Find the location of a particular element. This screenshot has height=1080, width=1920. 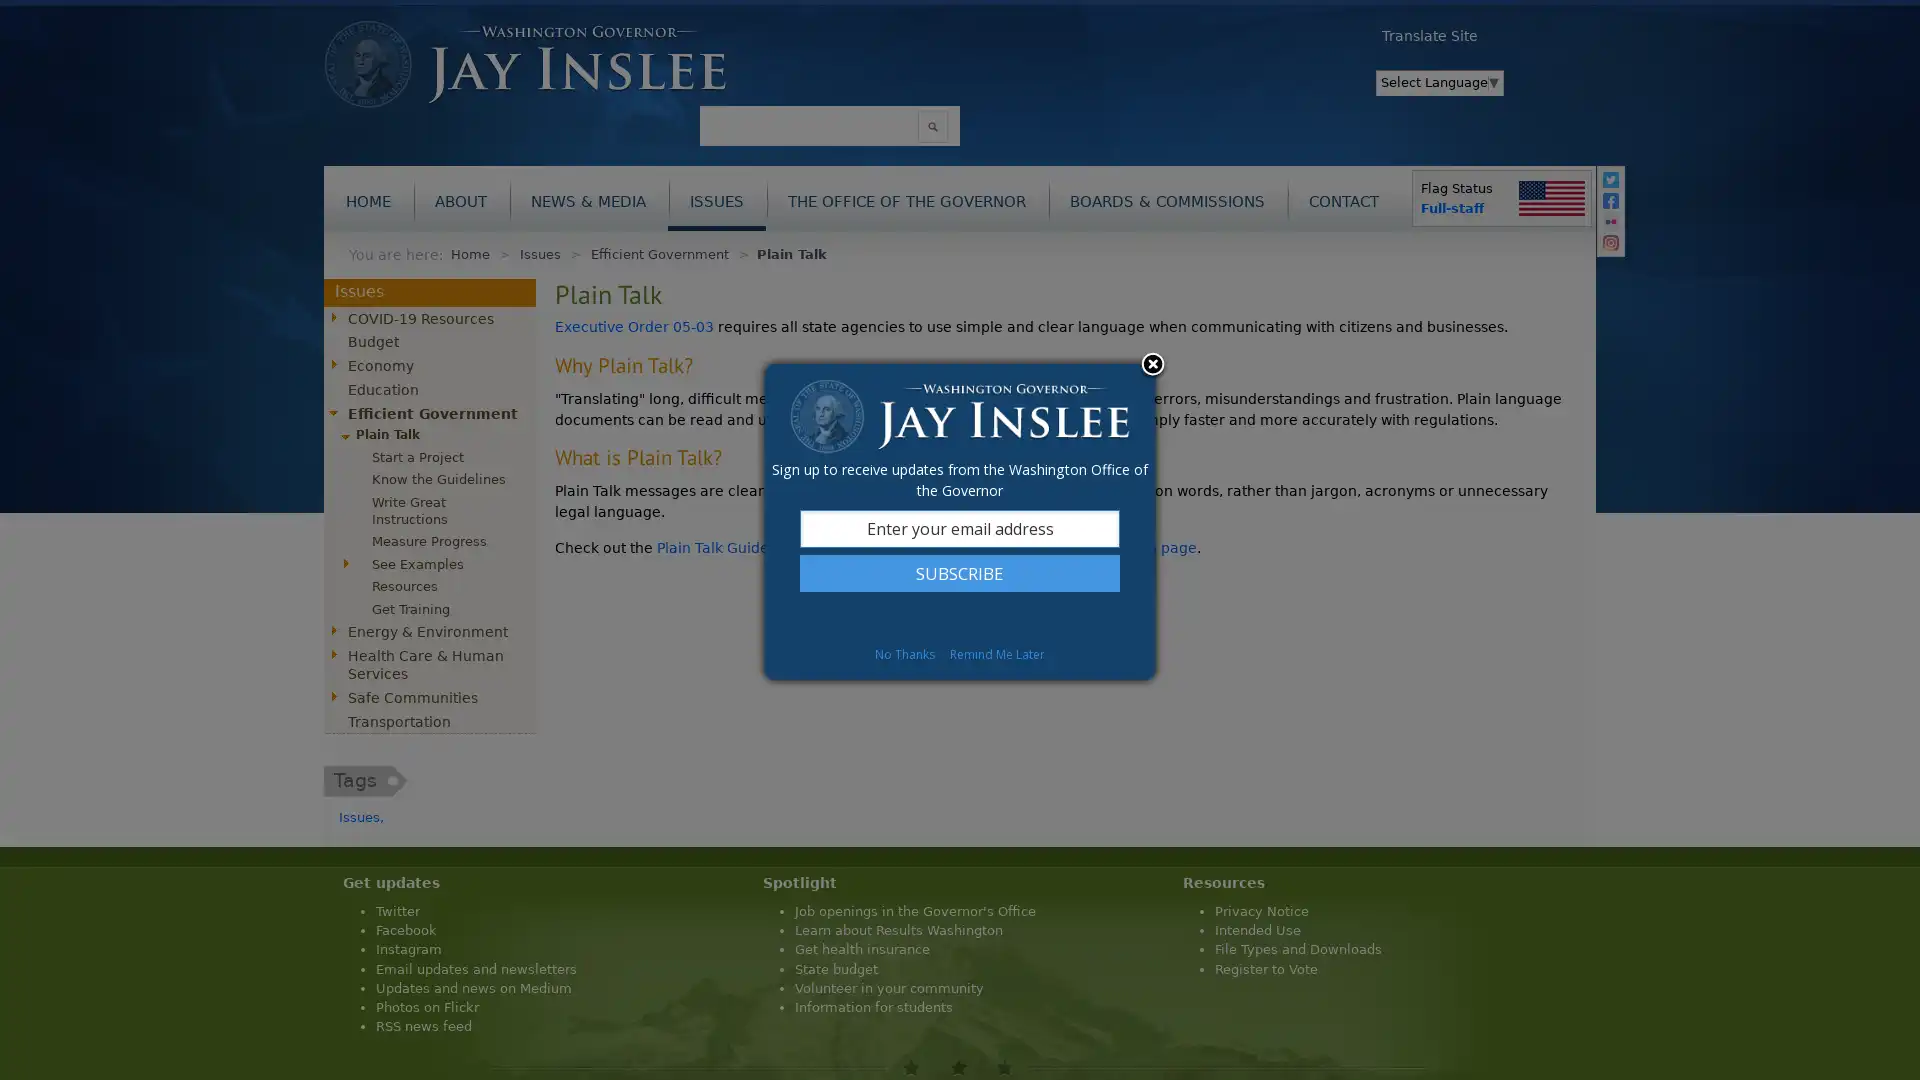

Subscribe is located at coordinates (960, 573).